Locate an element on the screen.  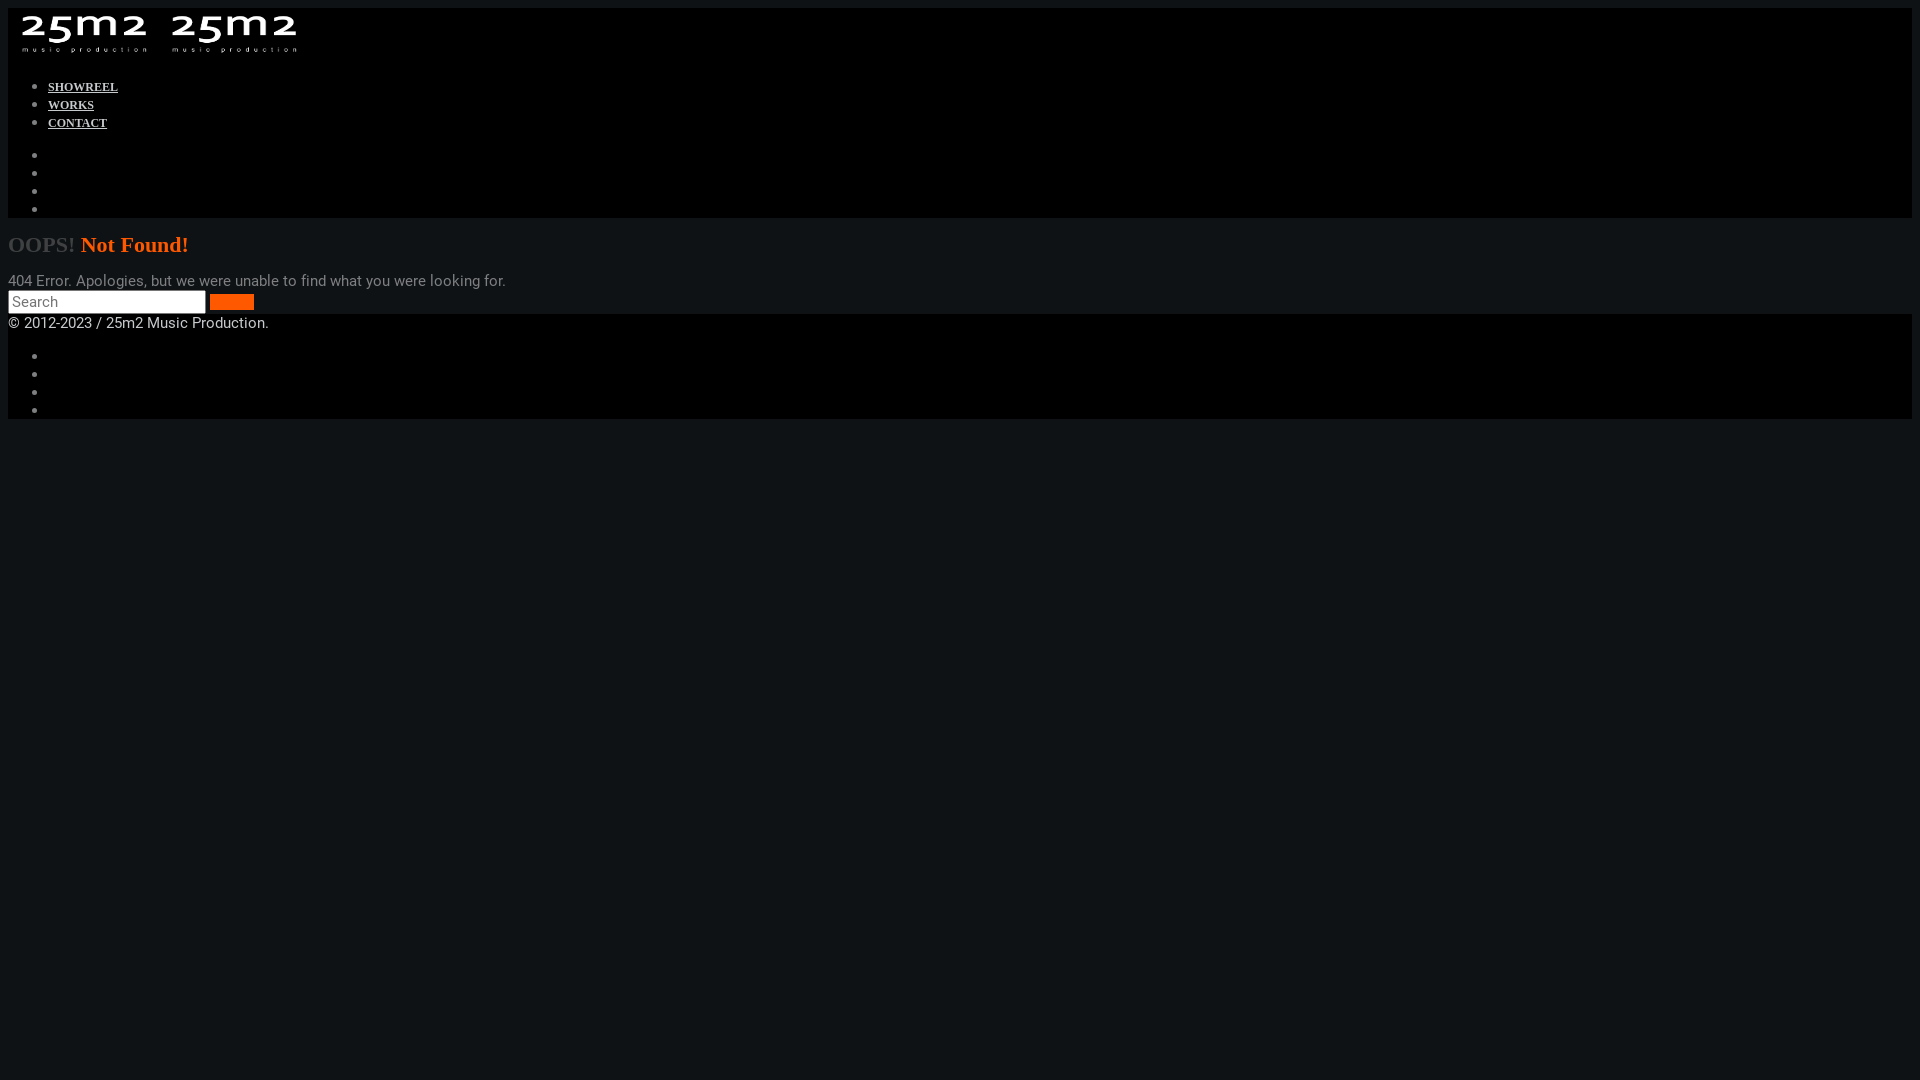
'SHOWREEL' is located at coordinates (81, 86).